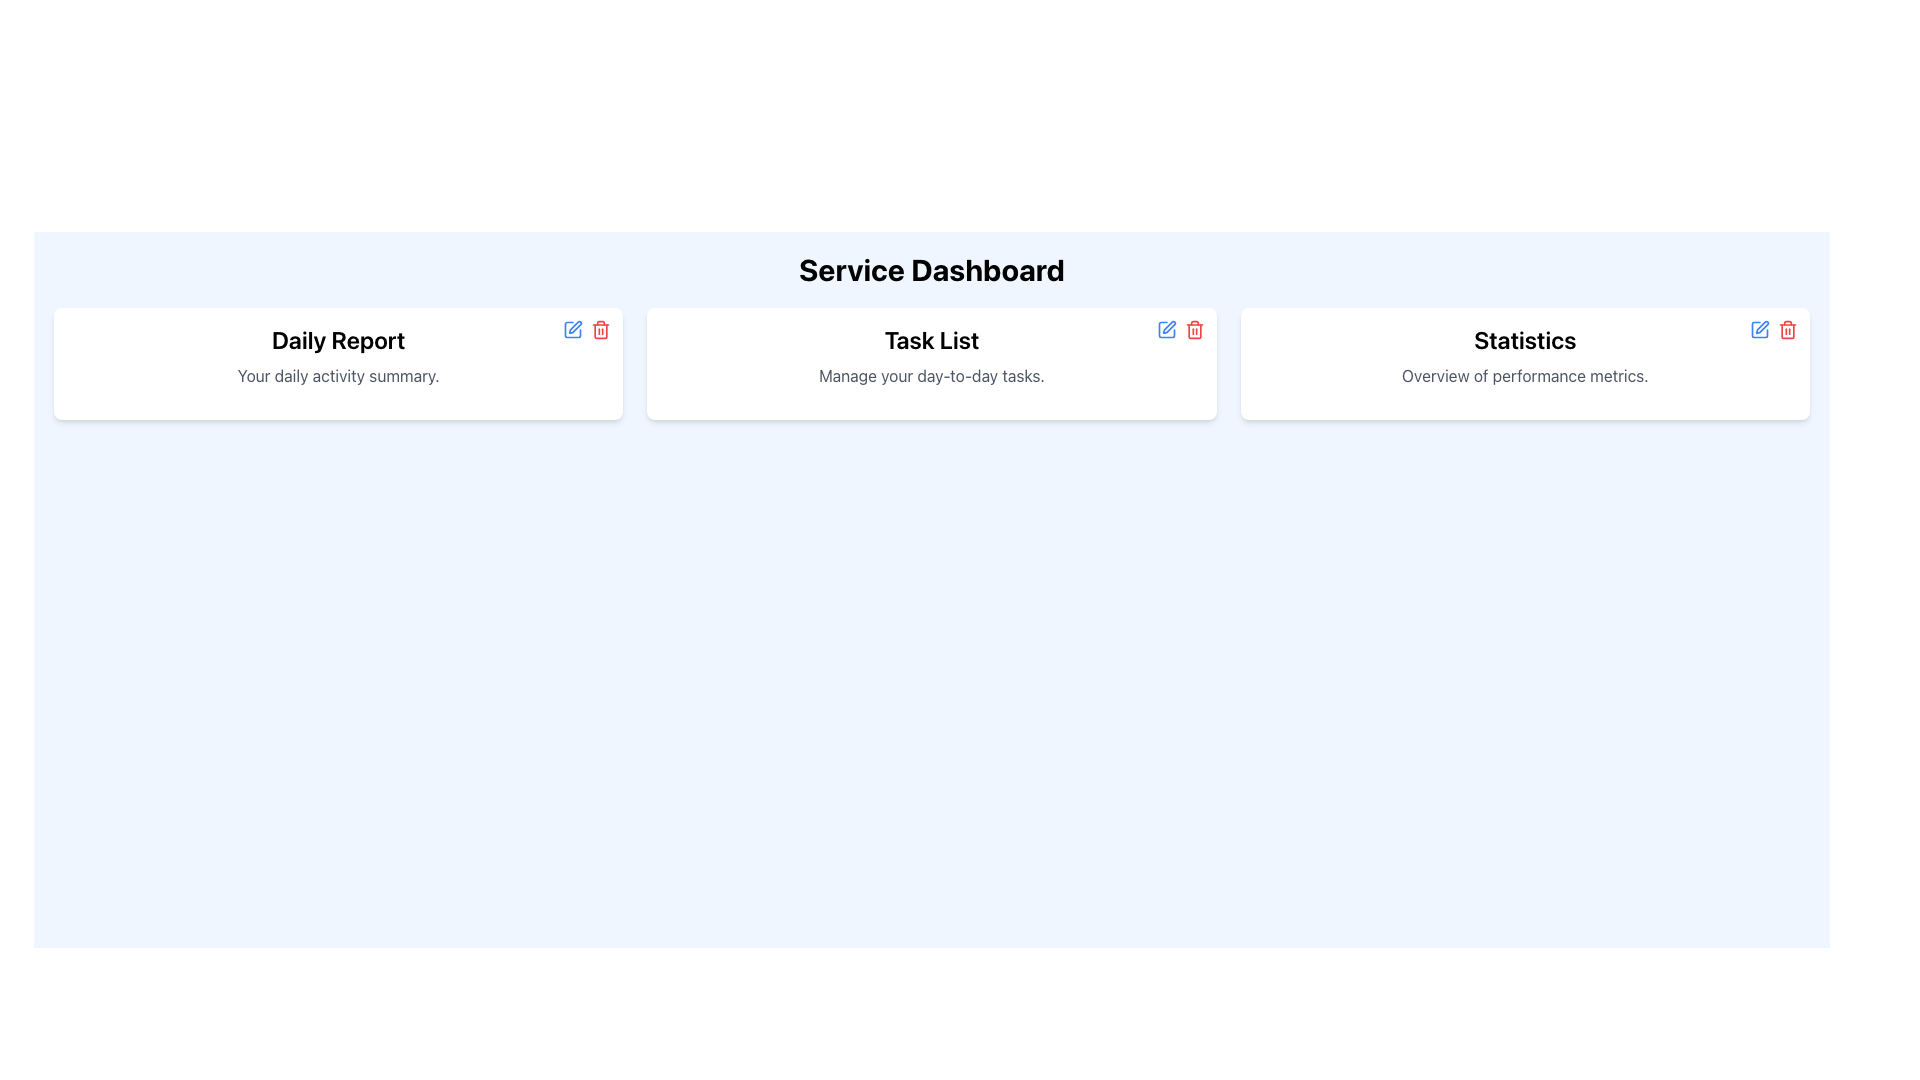 This screenshot has width=1920, height=1080. What do you see at coordinates (338, 375) in the screenshot?
I see `the text label displaying 'Your daily activity summary.'` at bounding box center [338, 375].